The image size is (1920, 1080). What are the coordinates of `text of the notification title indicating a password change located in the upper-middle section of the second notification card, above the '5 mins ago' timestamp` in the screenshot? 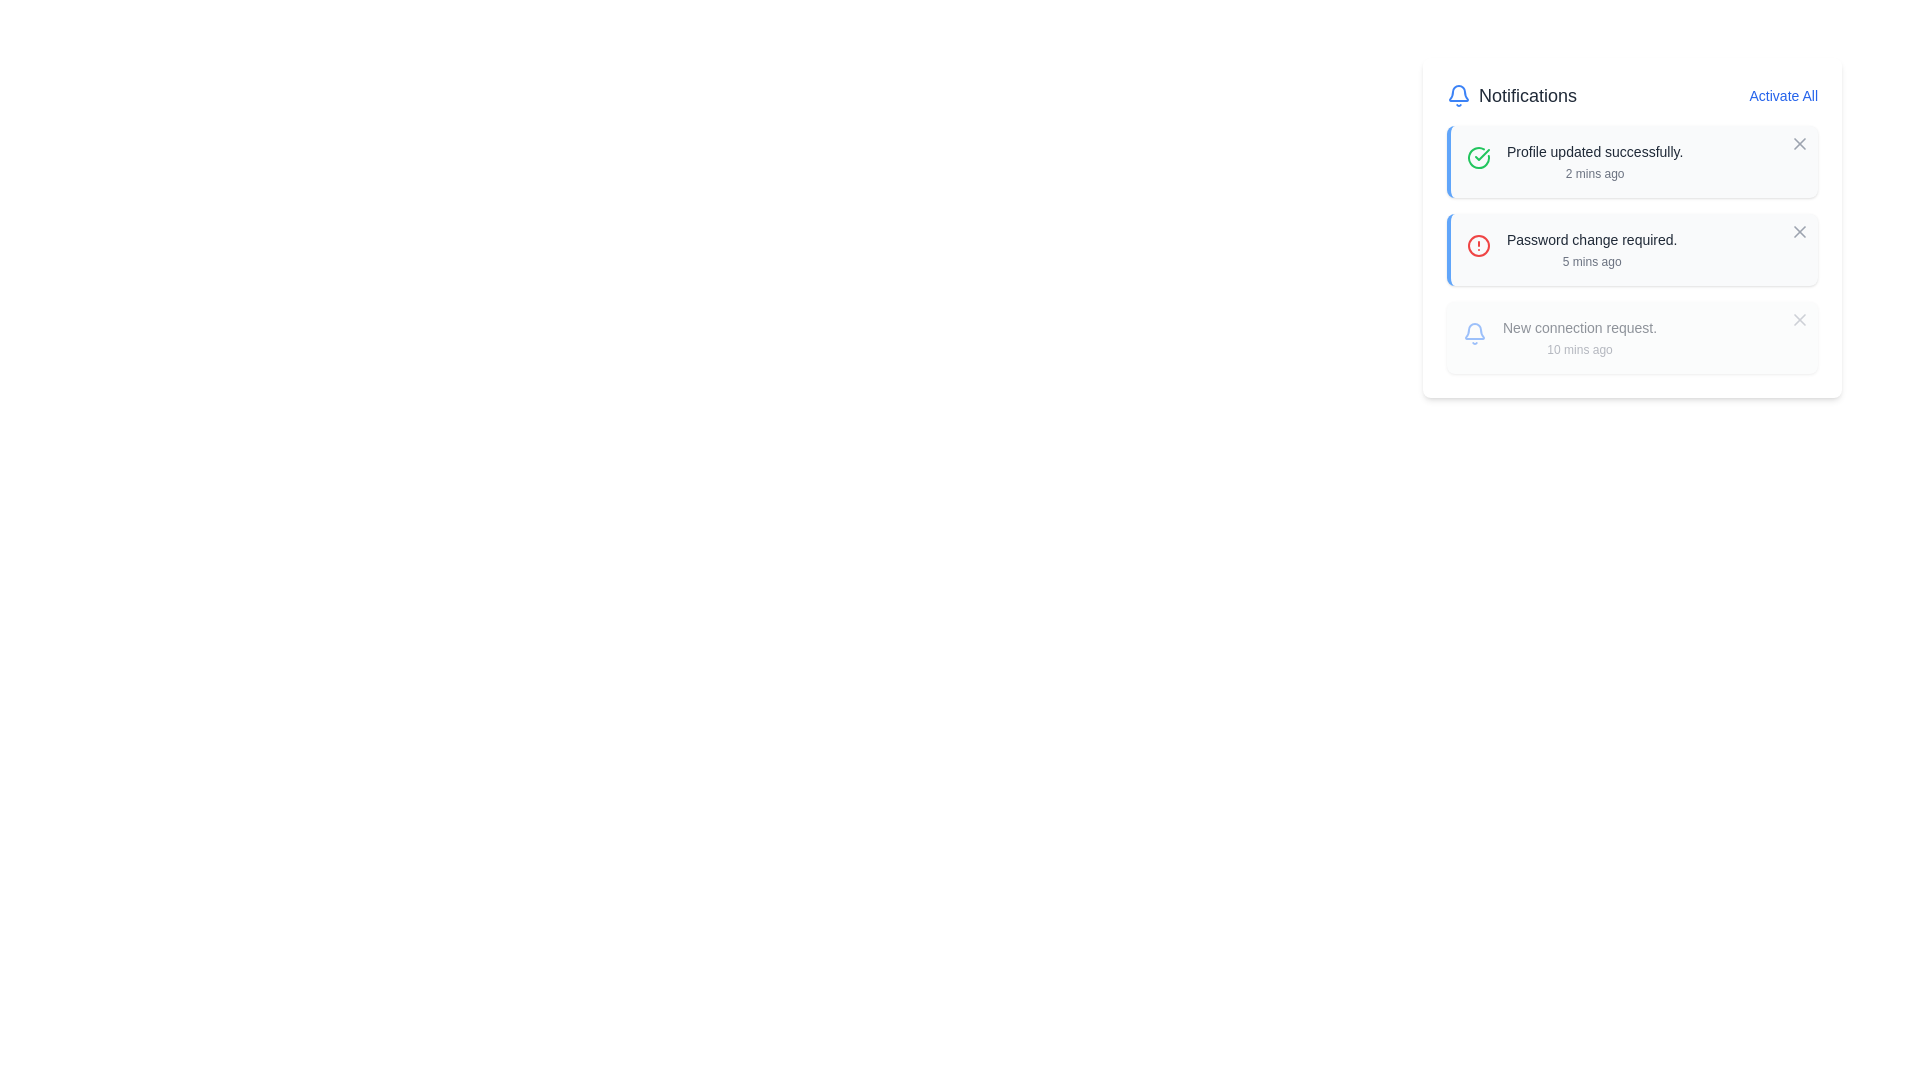 It's located at (1591, 238).